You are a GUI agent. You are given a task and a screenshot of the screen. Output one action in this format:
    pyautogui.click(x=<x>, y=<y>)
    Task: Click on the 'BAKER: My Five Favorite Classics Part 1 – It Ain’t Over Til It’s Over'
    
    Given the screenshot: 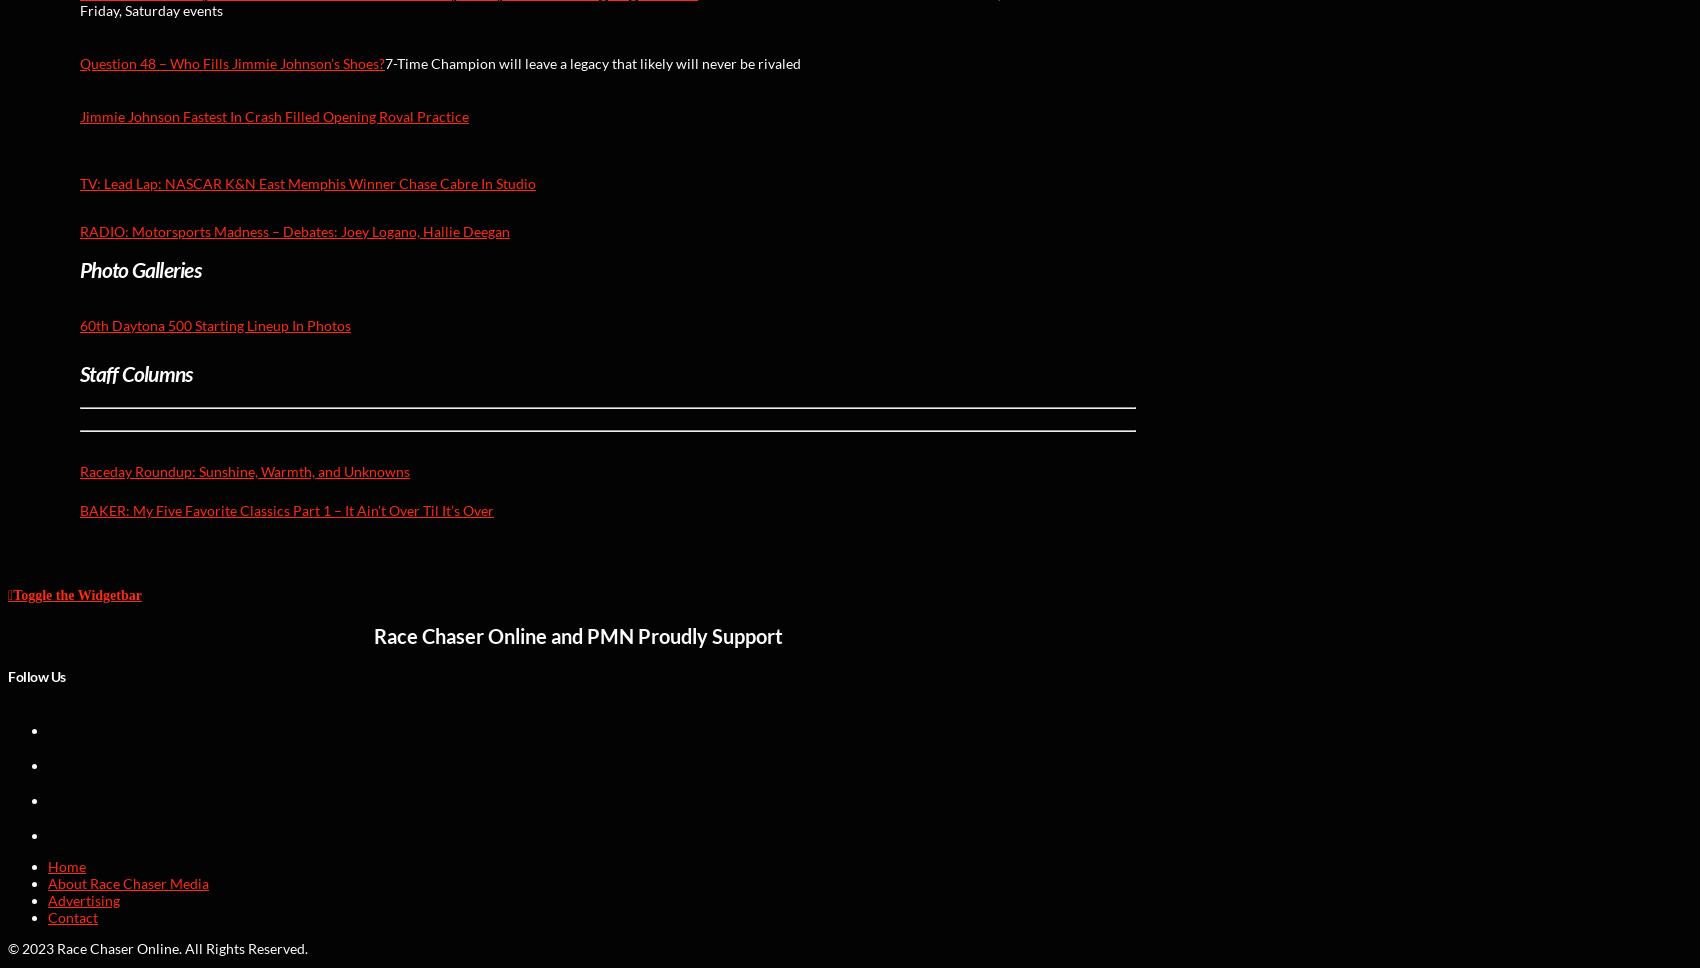 What is the action you would take?
    pyautogui.click(x=286, y=510)
    